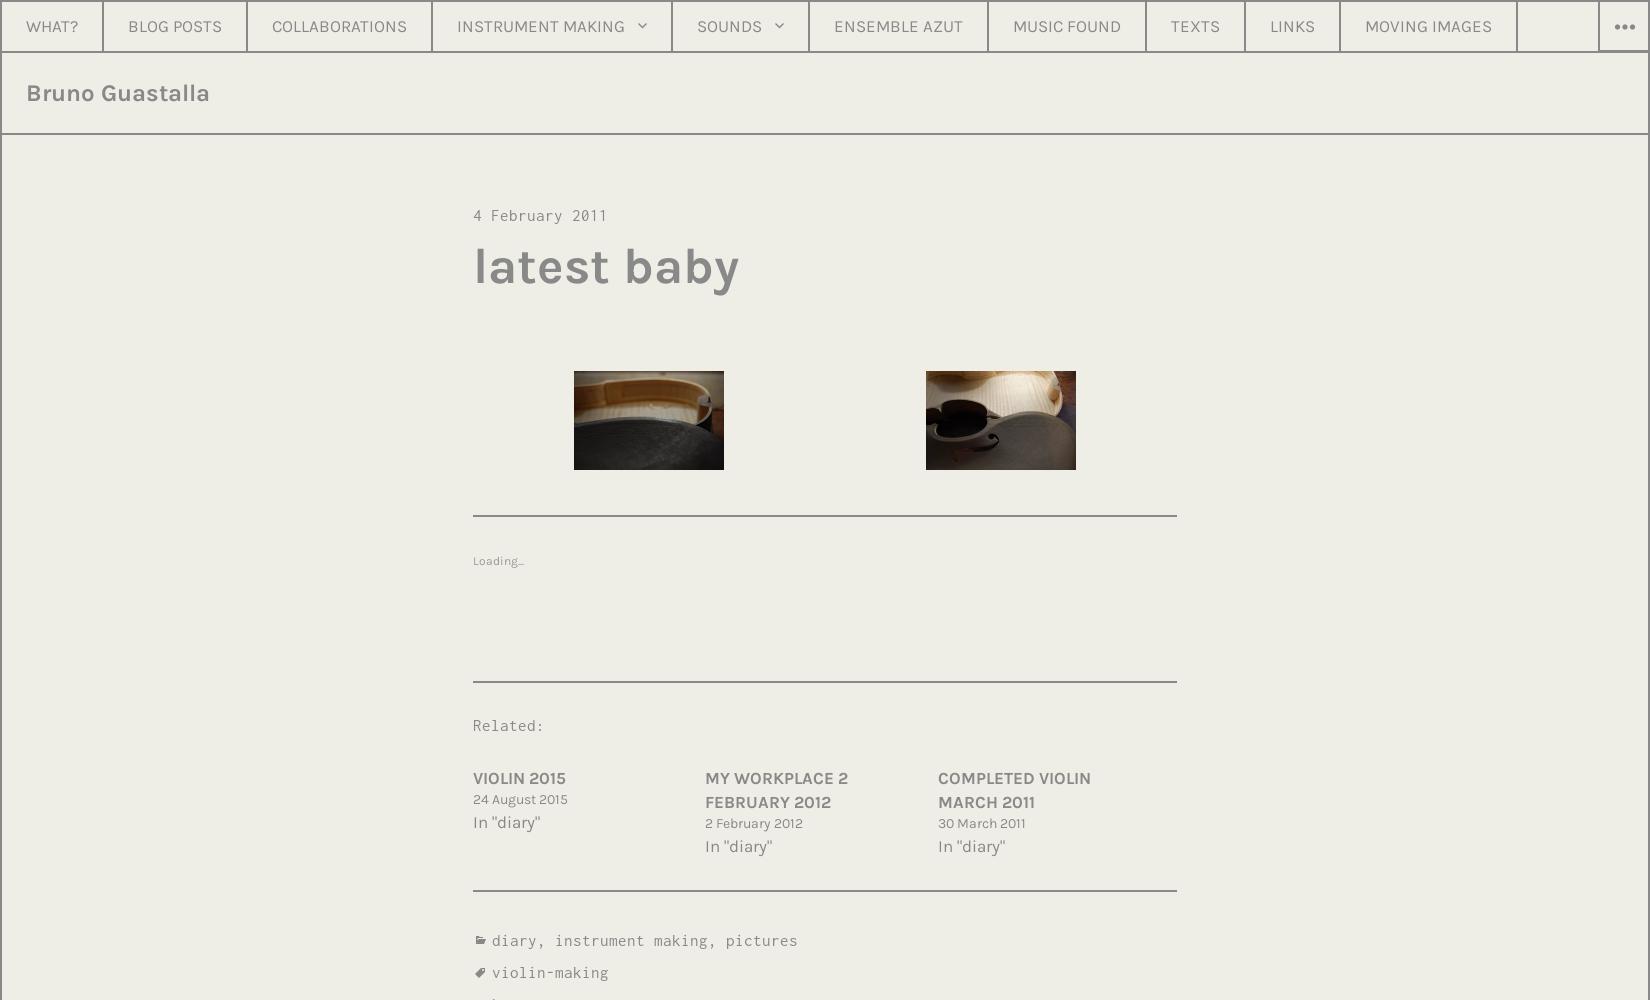 This screenshot has height=1000, width=1650. I want to click on 'diary', so click(491, 938).